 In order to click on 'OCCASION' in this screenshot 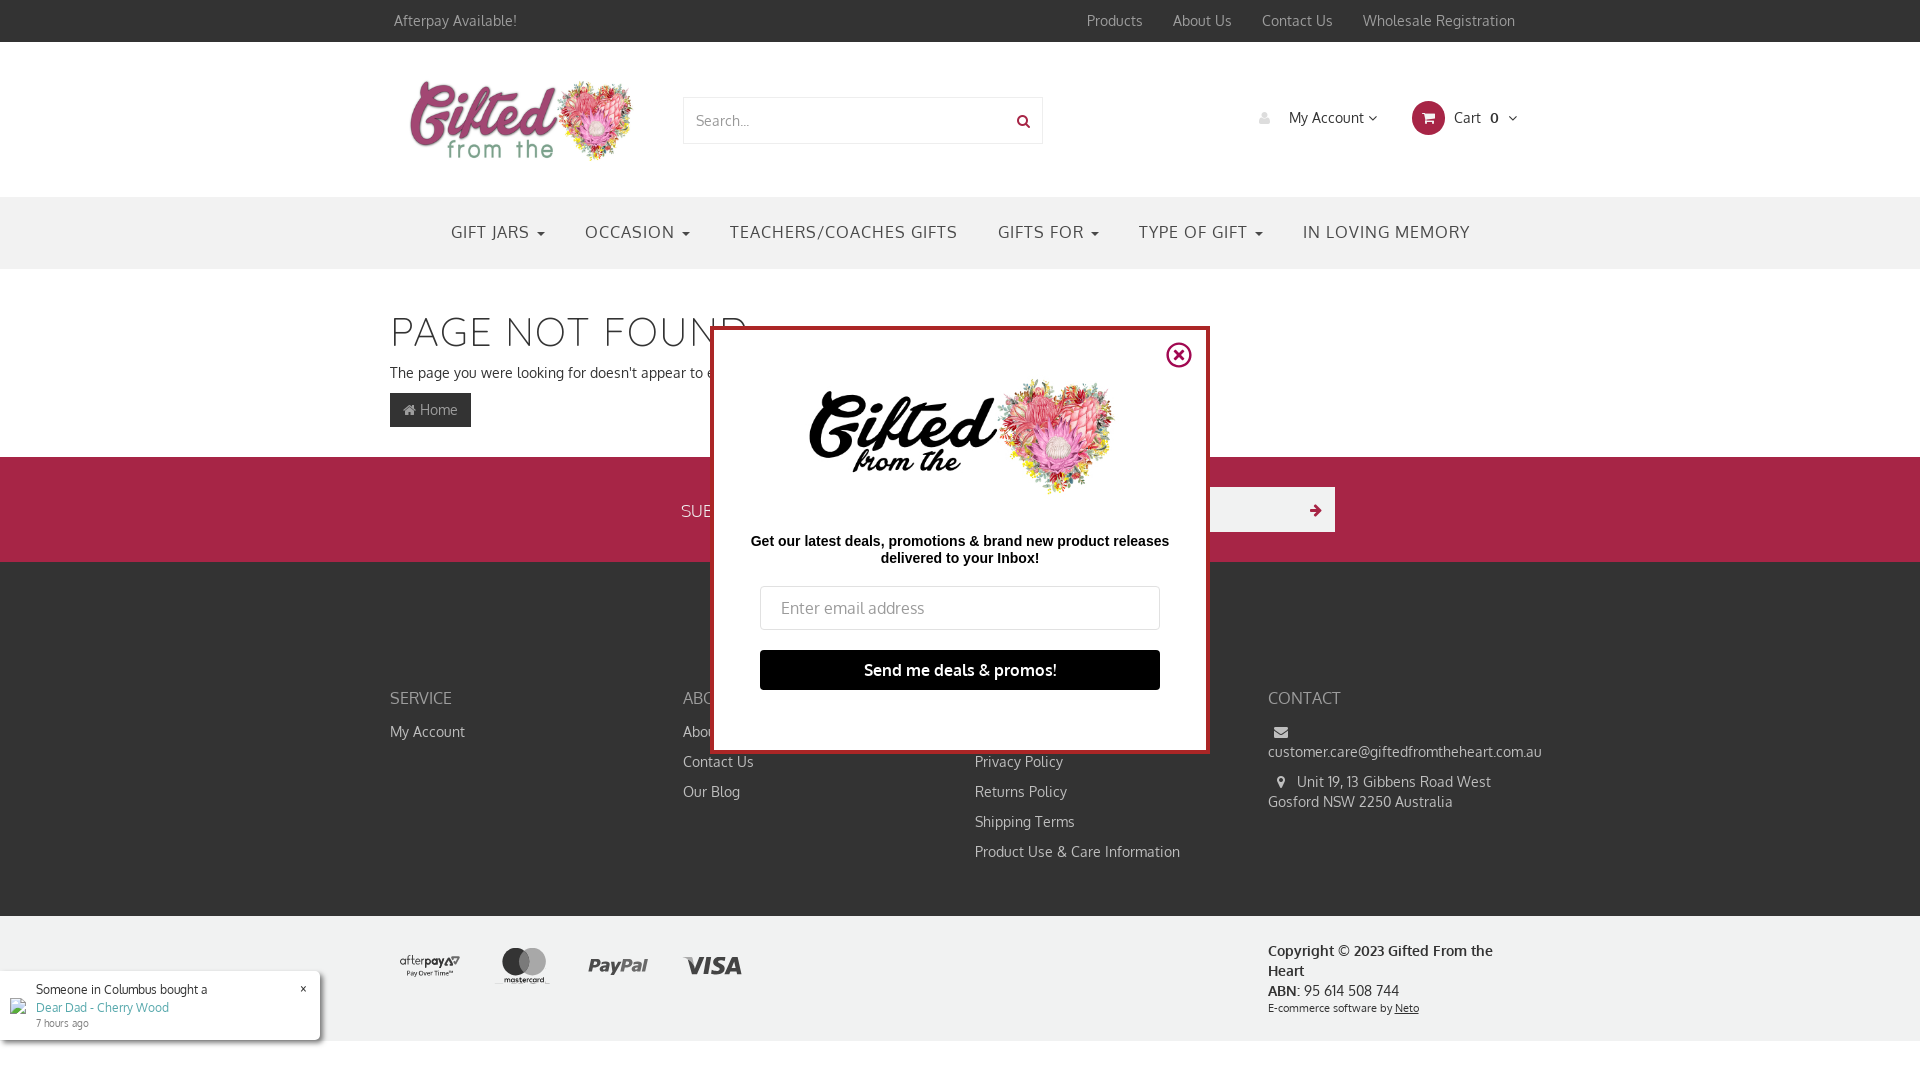, I will do `click(635, 231)`.